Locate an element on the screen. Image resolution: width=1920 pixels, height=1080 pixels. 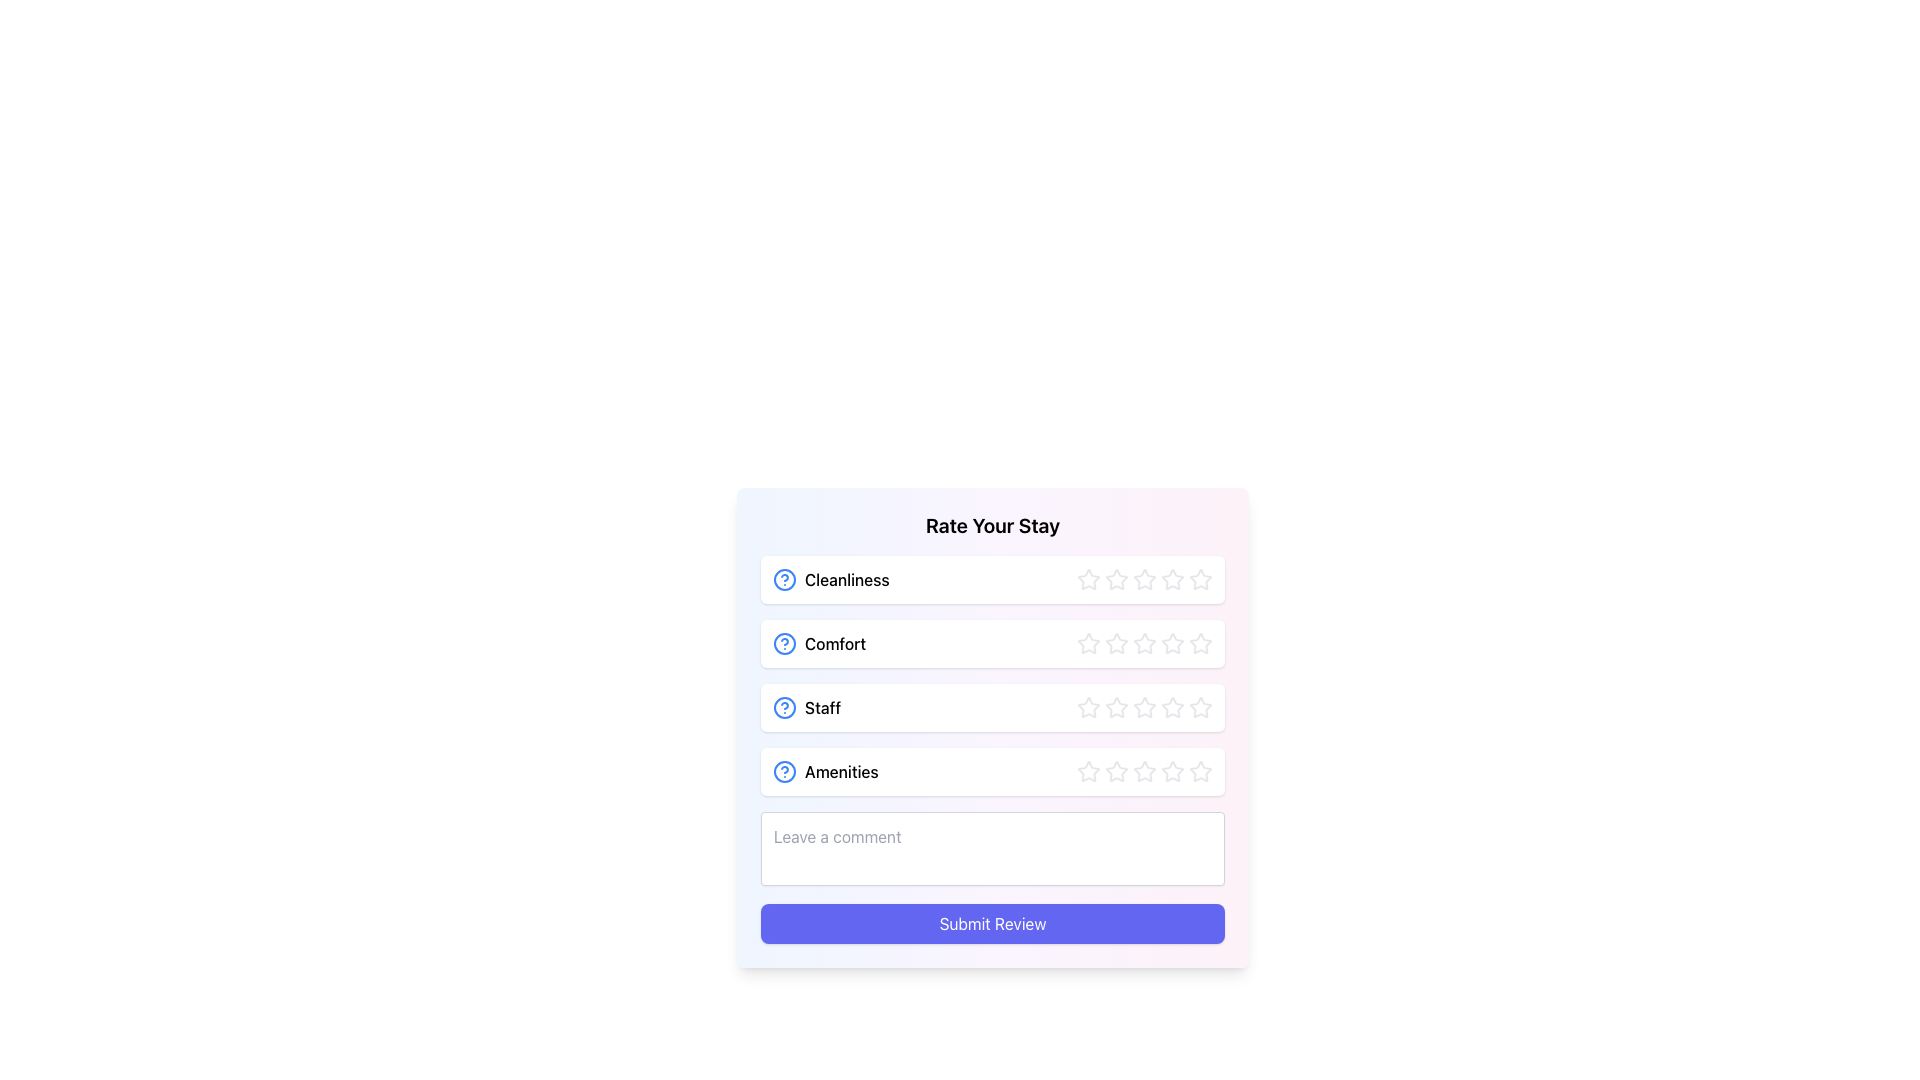
the third star in the five-star rating system for the 'Comfort' category is located at coordinates (1145, 644).